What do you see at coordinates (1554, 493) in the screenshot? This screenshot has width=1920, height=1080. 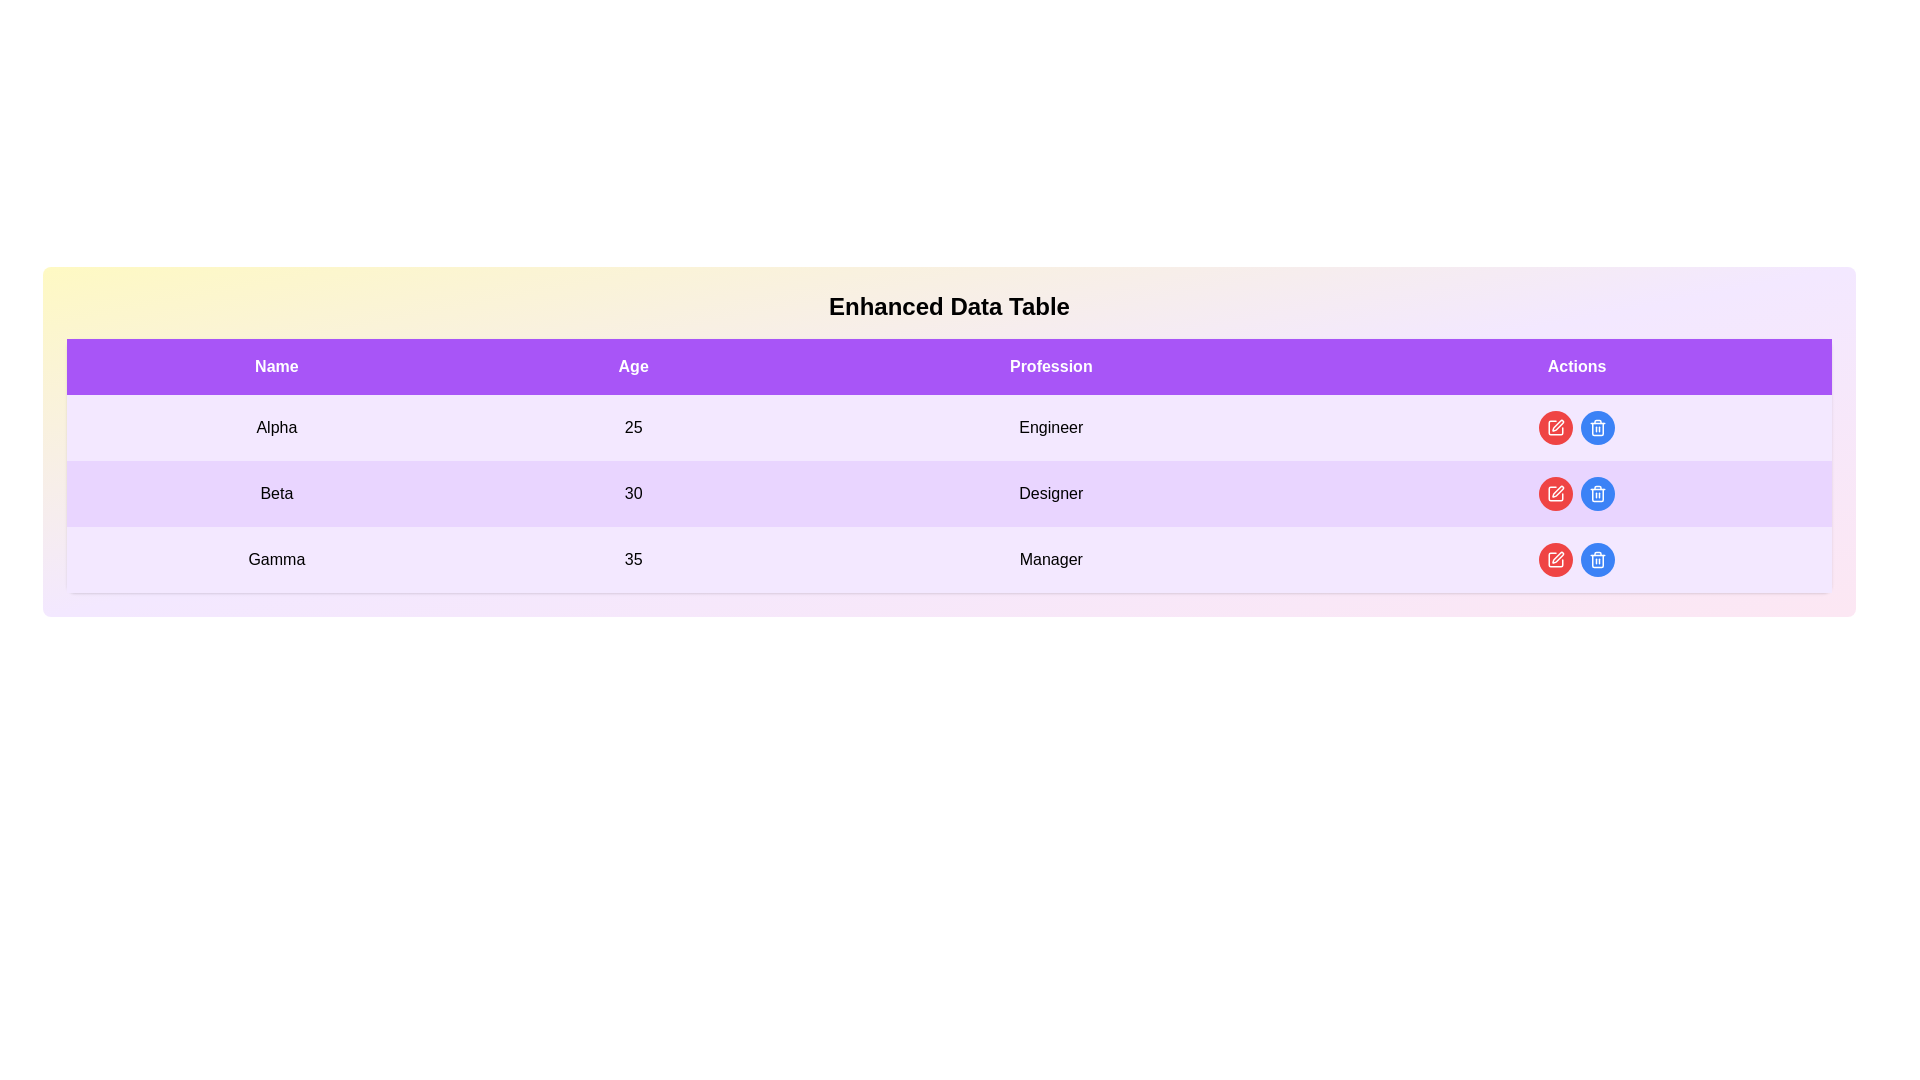 I see `edit button for the entry with name Beta` at bounding box center [1554, 493].